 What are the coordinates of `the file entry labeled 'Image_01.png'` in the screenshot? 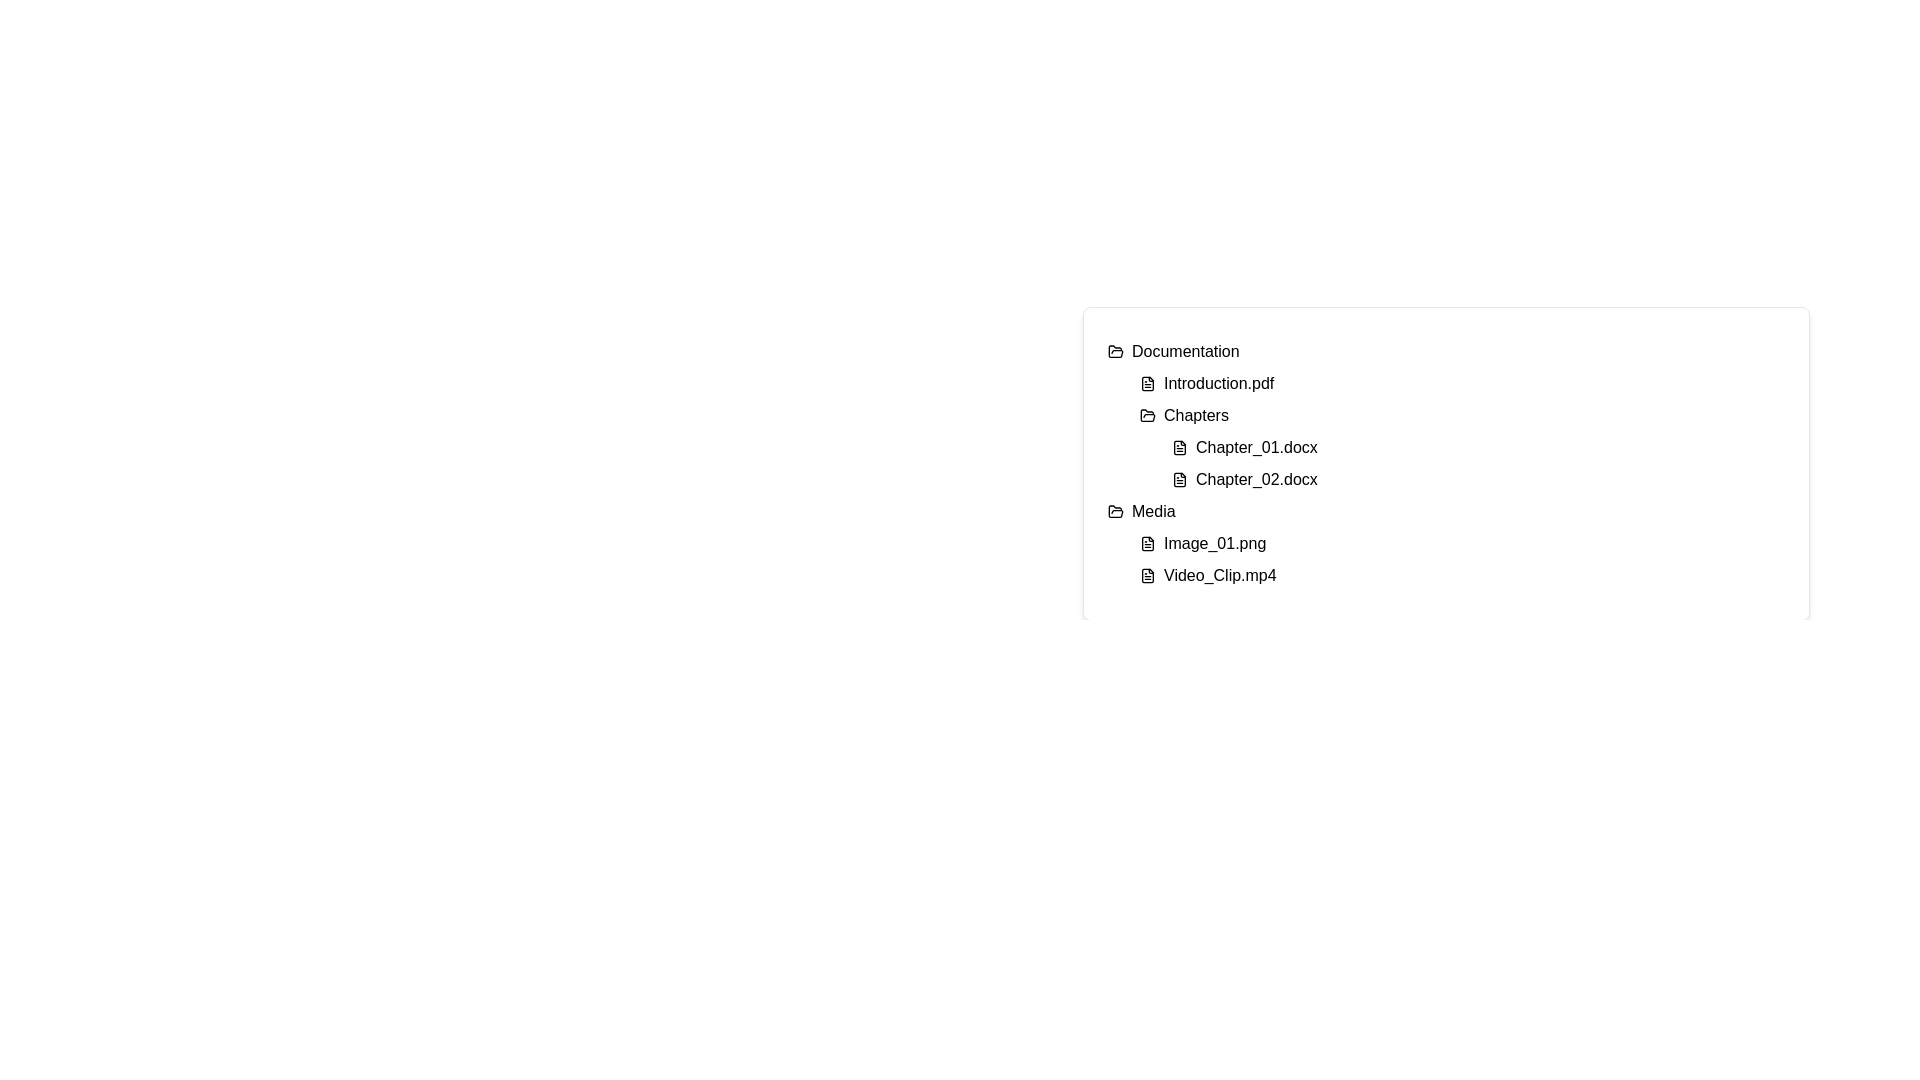 It's located at (1462, 543).